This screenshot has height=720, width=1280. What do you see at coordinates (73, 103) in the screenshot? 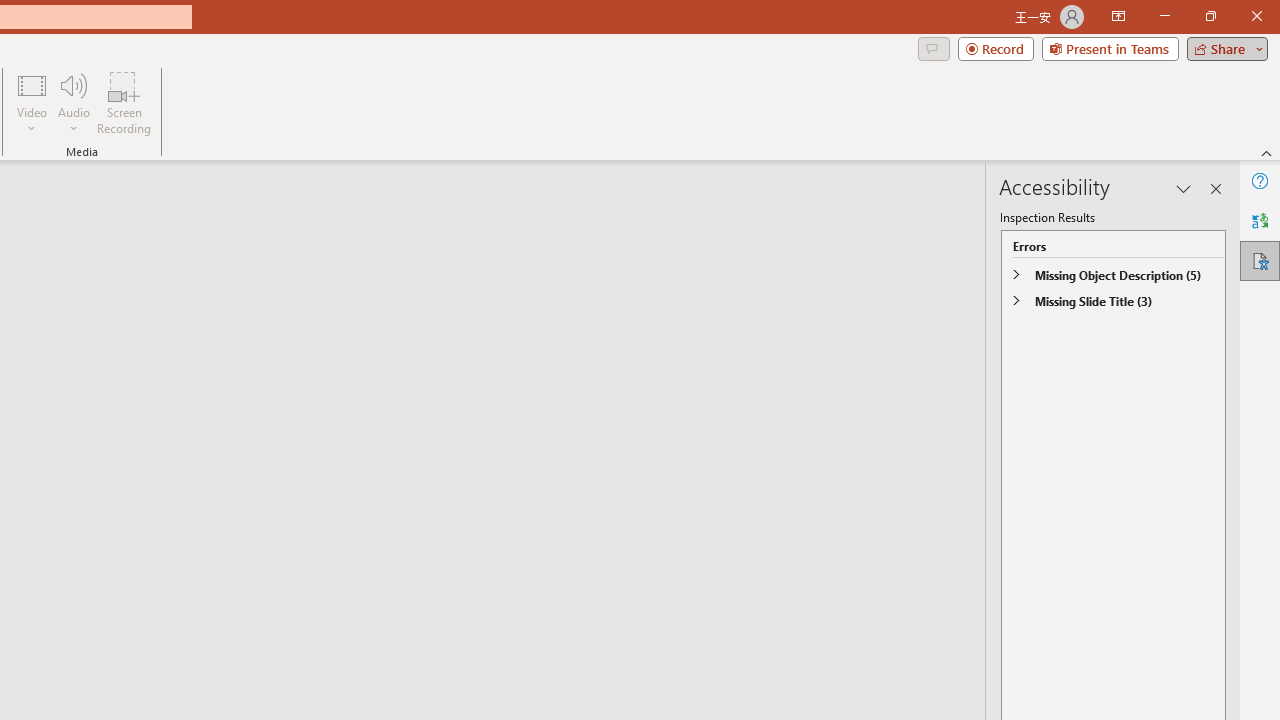
I see `'Audio'` at bounding box center [73, 103].